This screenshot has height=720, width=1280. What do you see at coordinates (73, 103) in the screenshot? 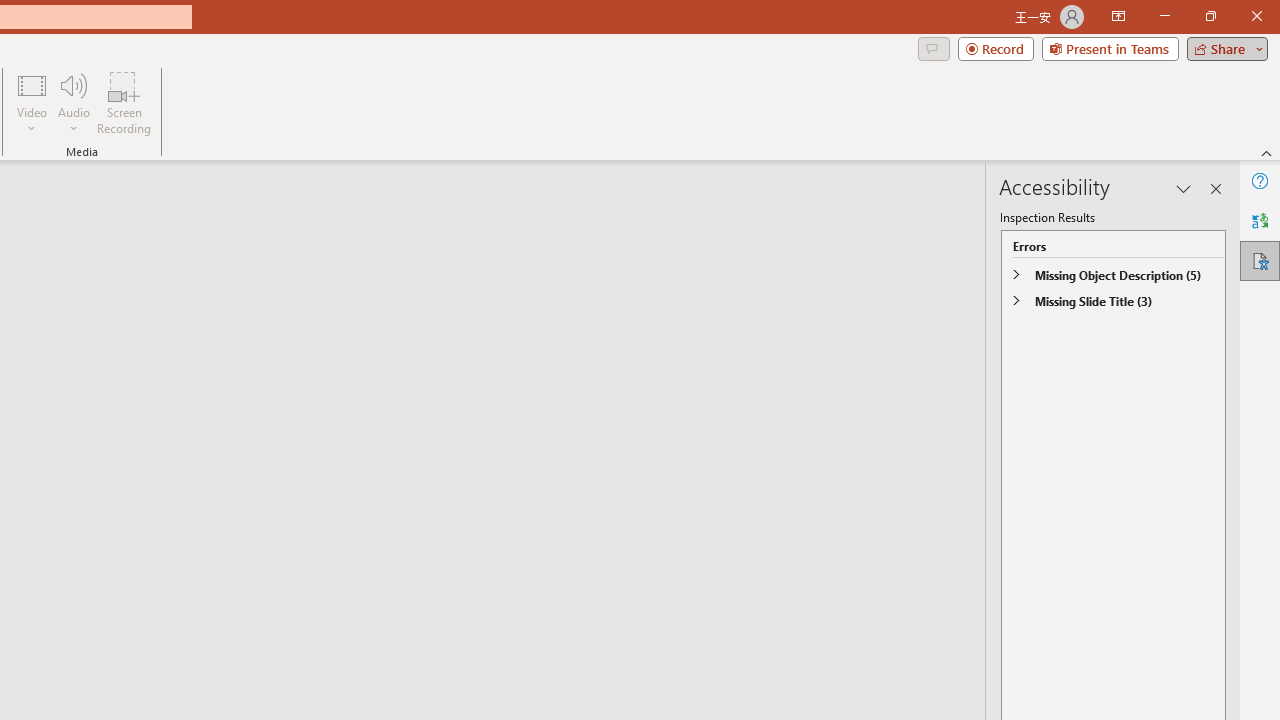
I see `'Audio'` at bounding box center [73, 103].